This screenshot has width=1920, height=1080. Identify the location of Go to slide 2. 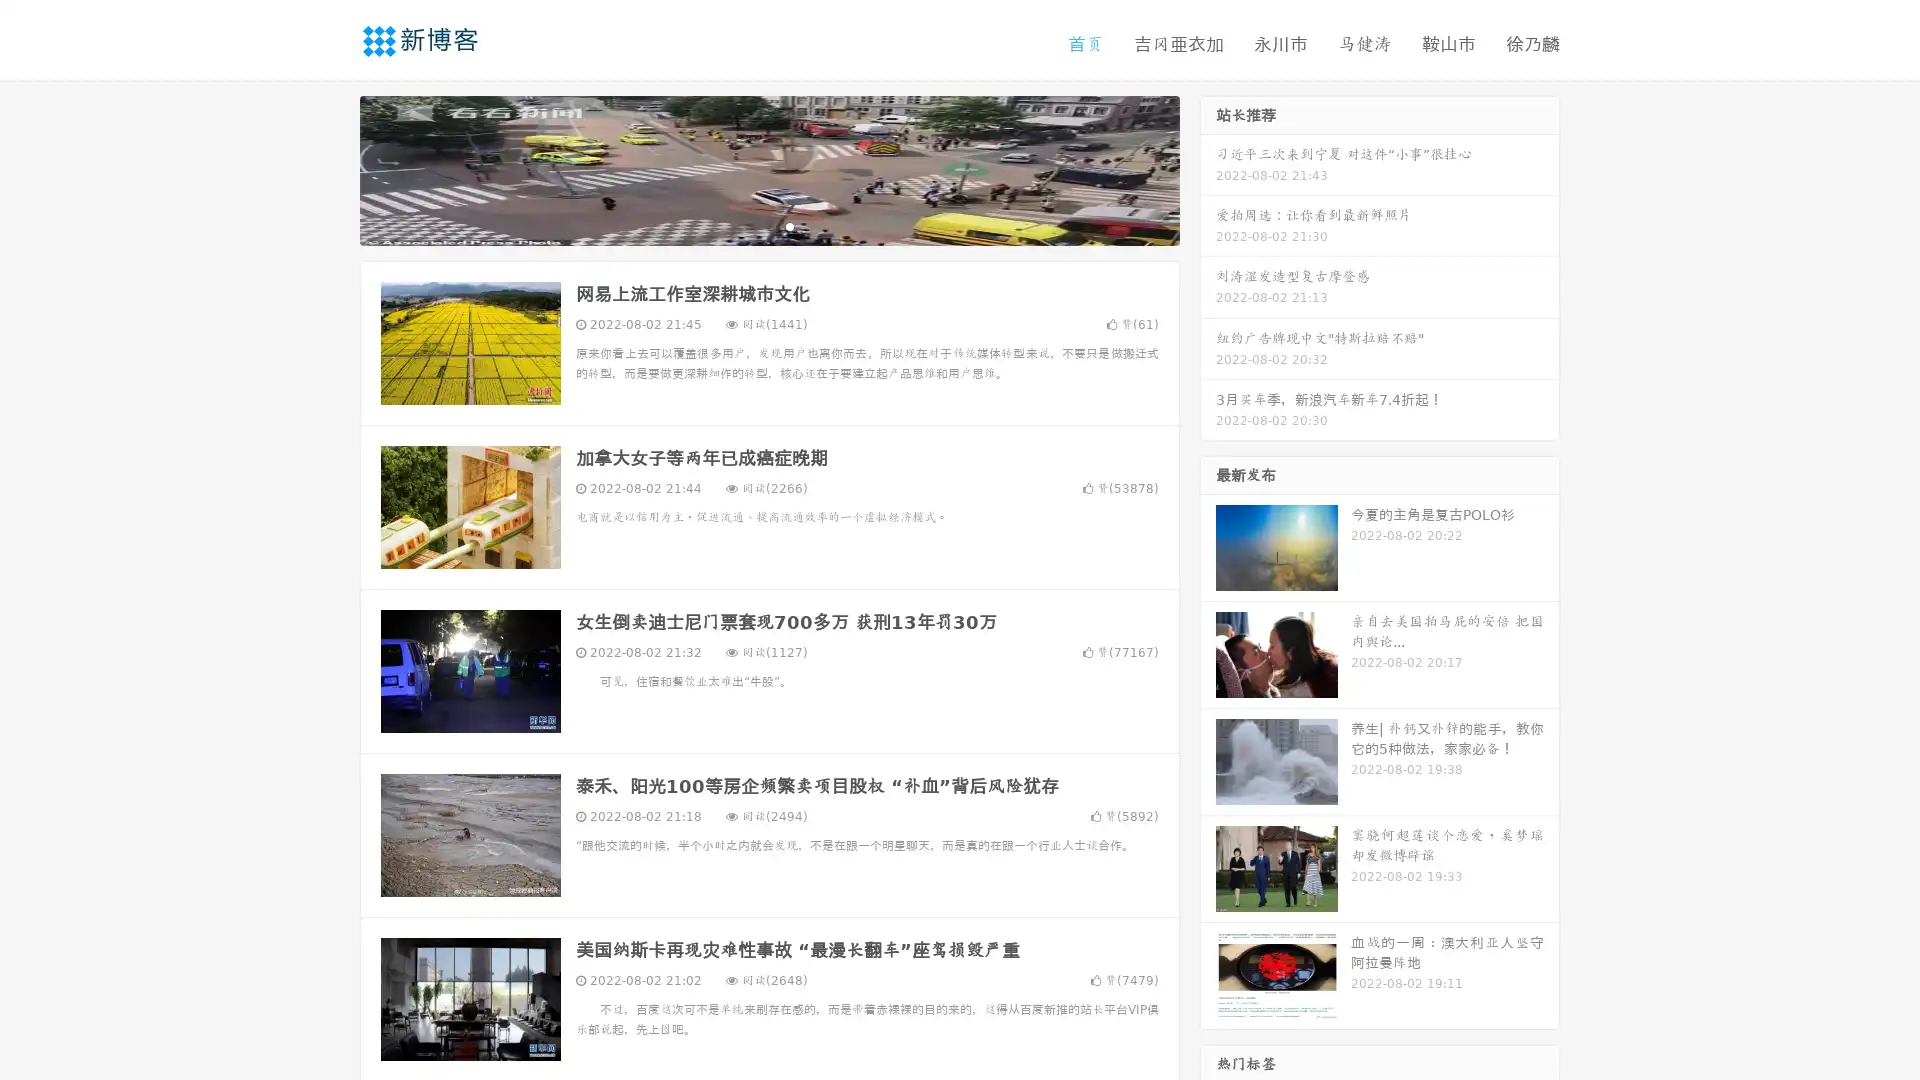
(768, 225).